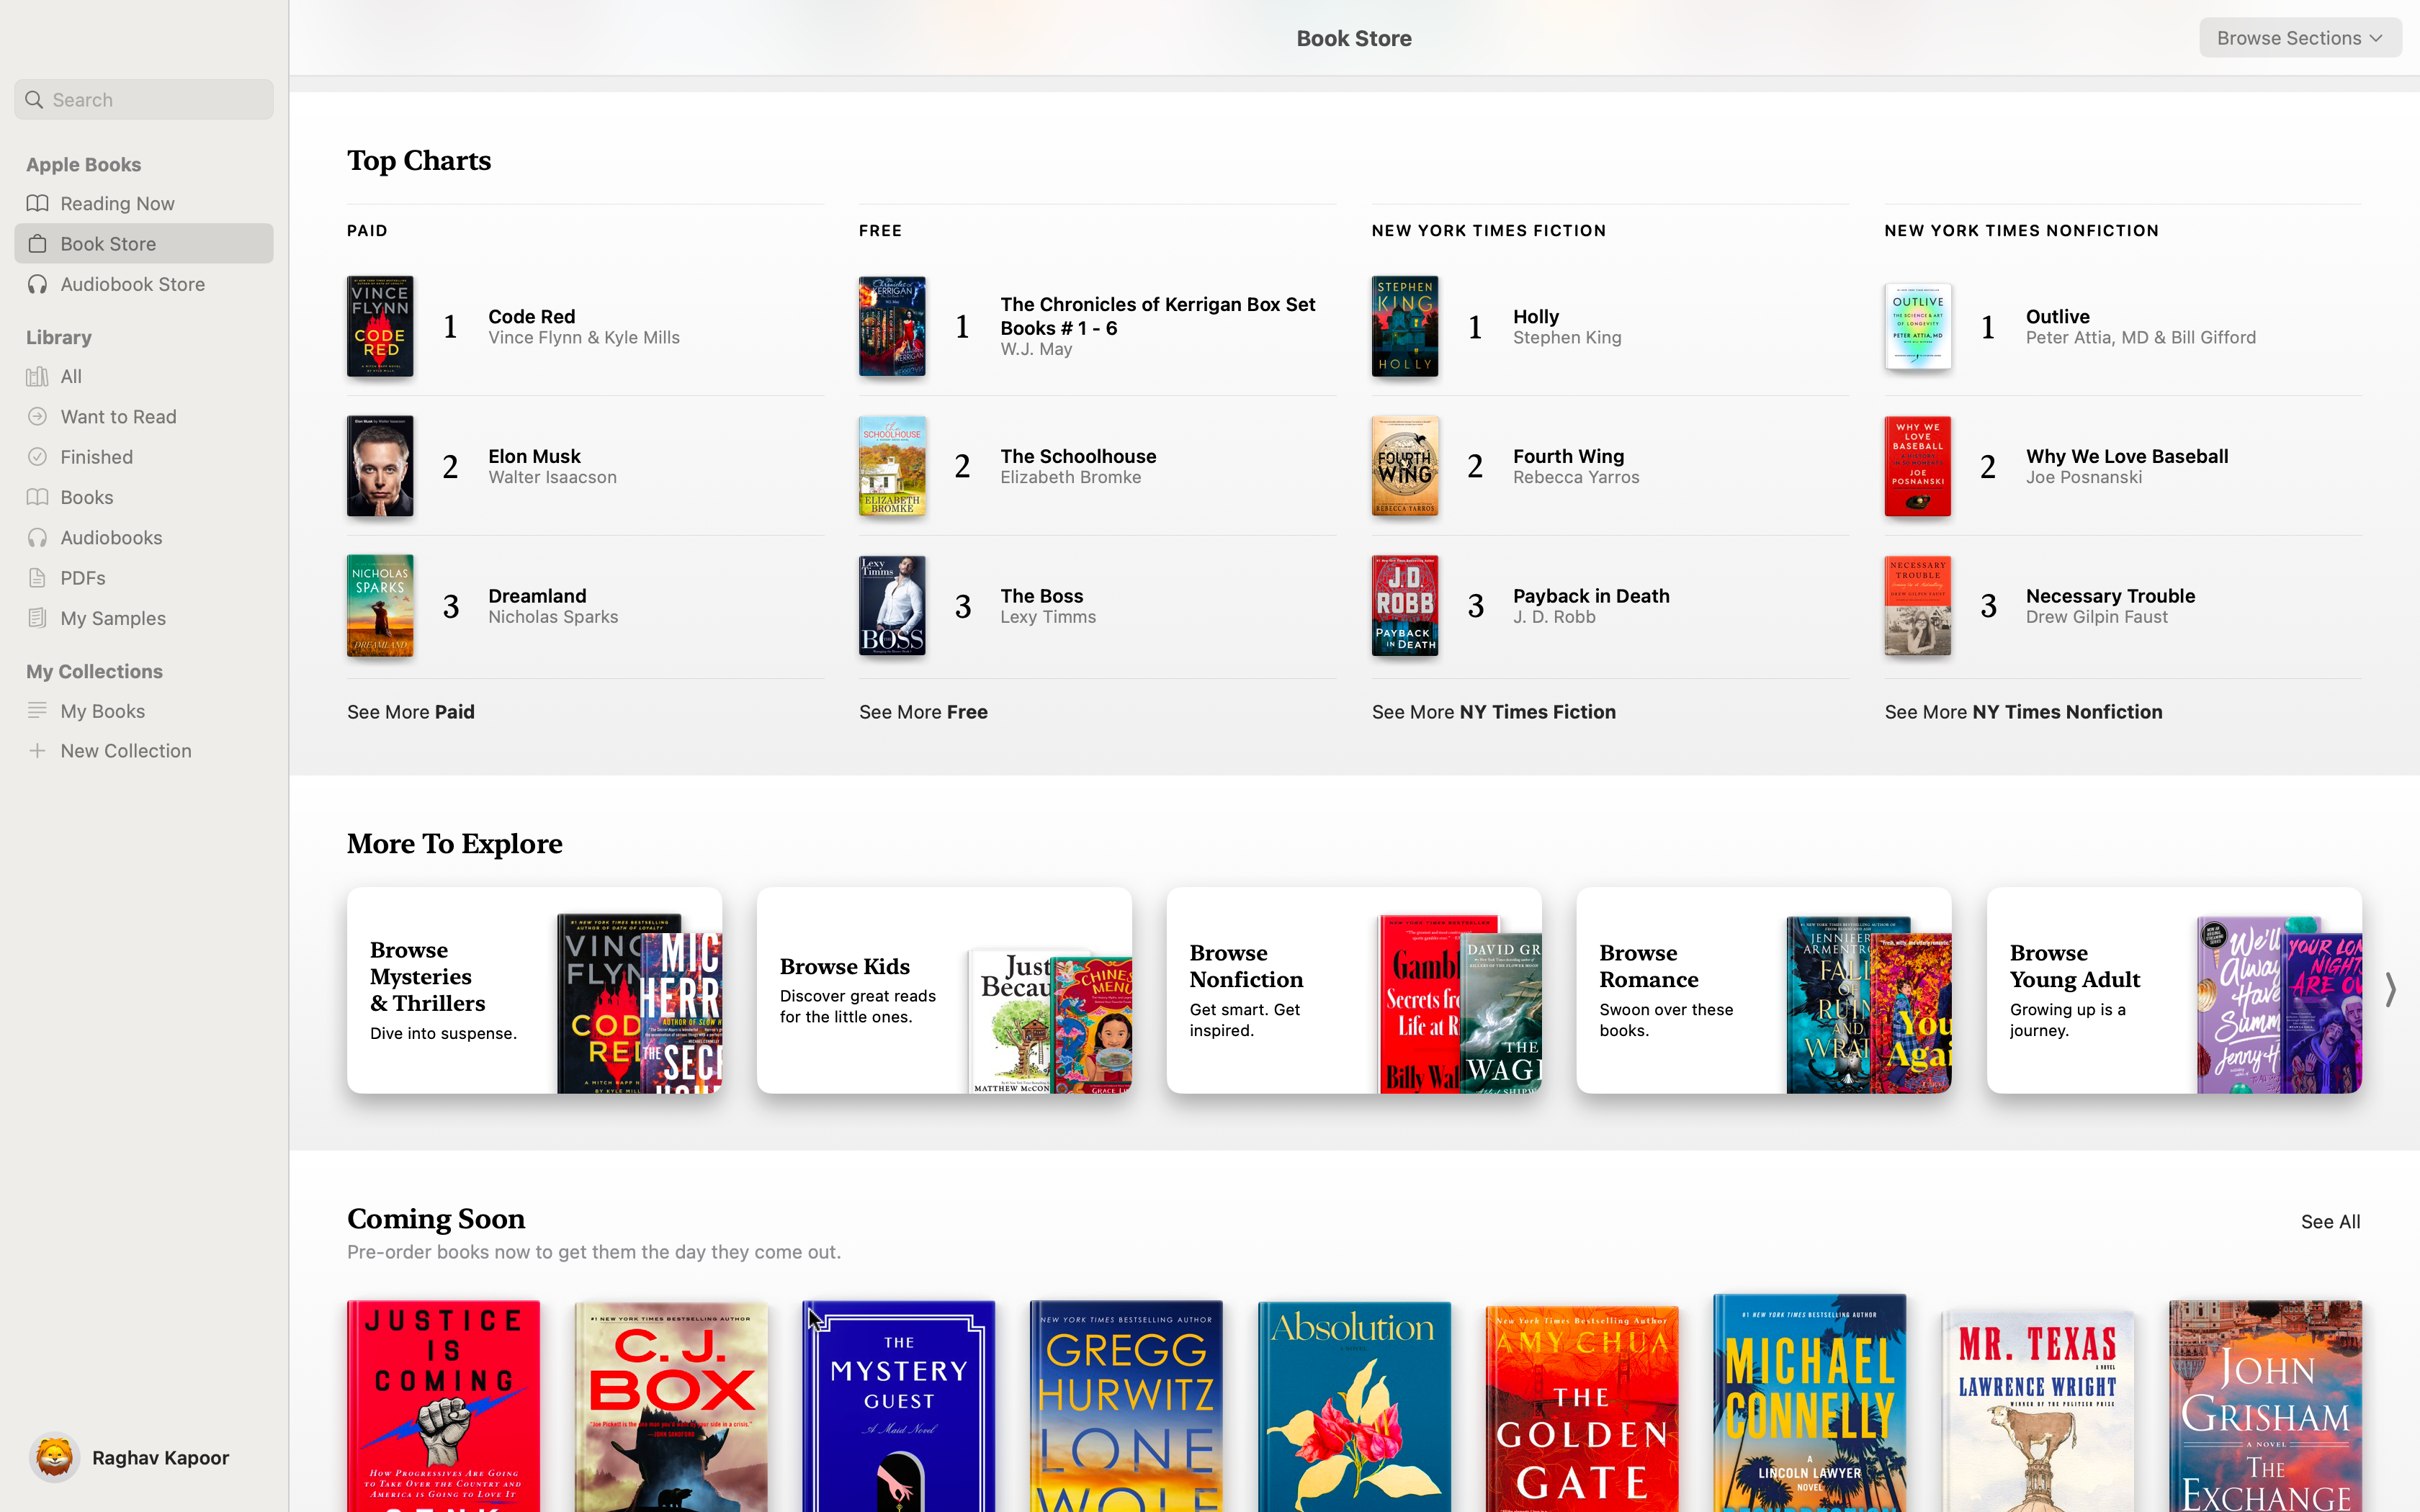  Describe the element at coordinates (143, 99) in the screenshot. I see `and select the book "The Power of Now" via the search bar` at that location.